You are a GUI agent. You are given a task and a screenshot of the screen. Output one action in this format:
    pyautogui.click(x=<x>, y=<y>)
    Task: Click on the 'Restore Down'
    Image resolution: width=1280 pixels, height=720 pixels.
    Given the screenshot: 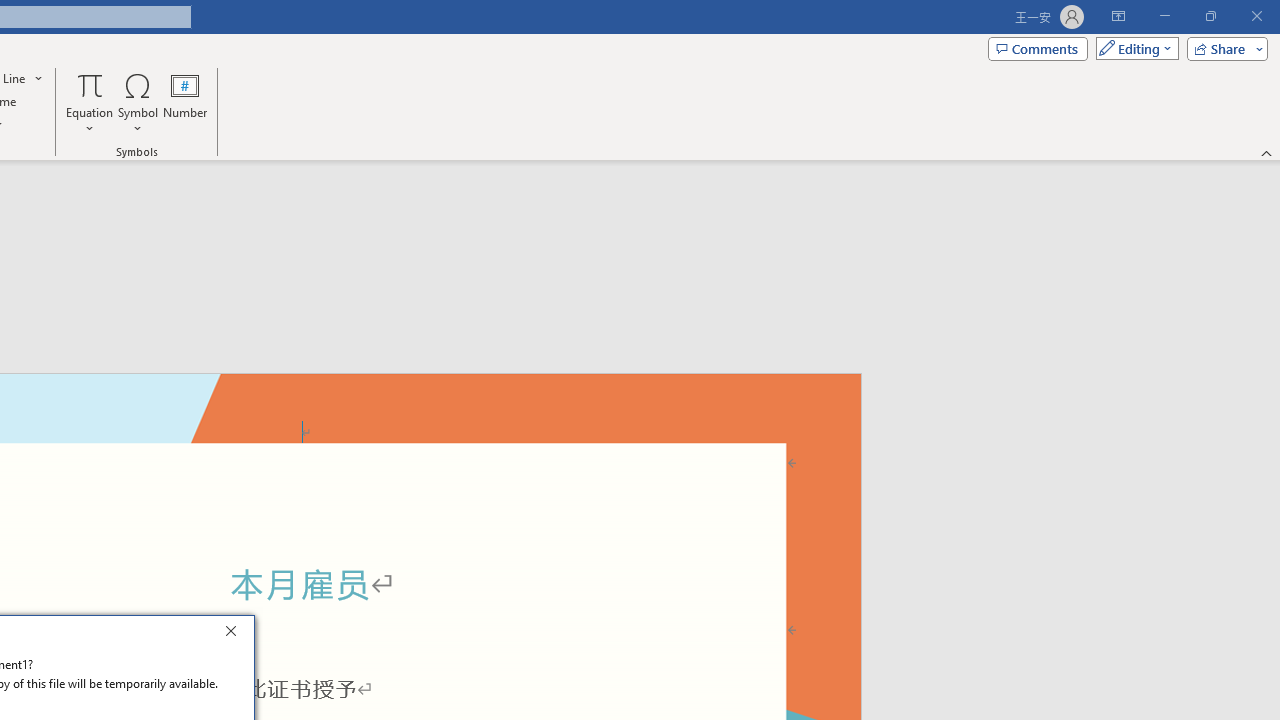 What is the action you would take?
    pyautogui.click(x=1209, y=16)
    